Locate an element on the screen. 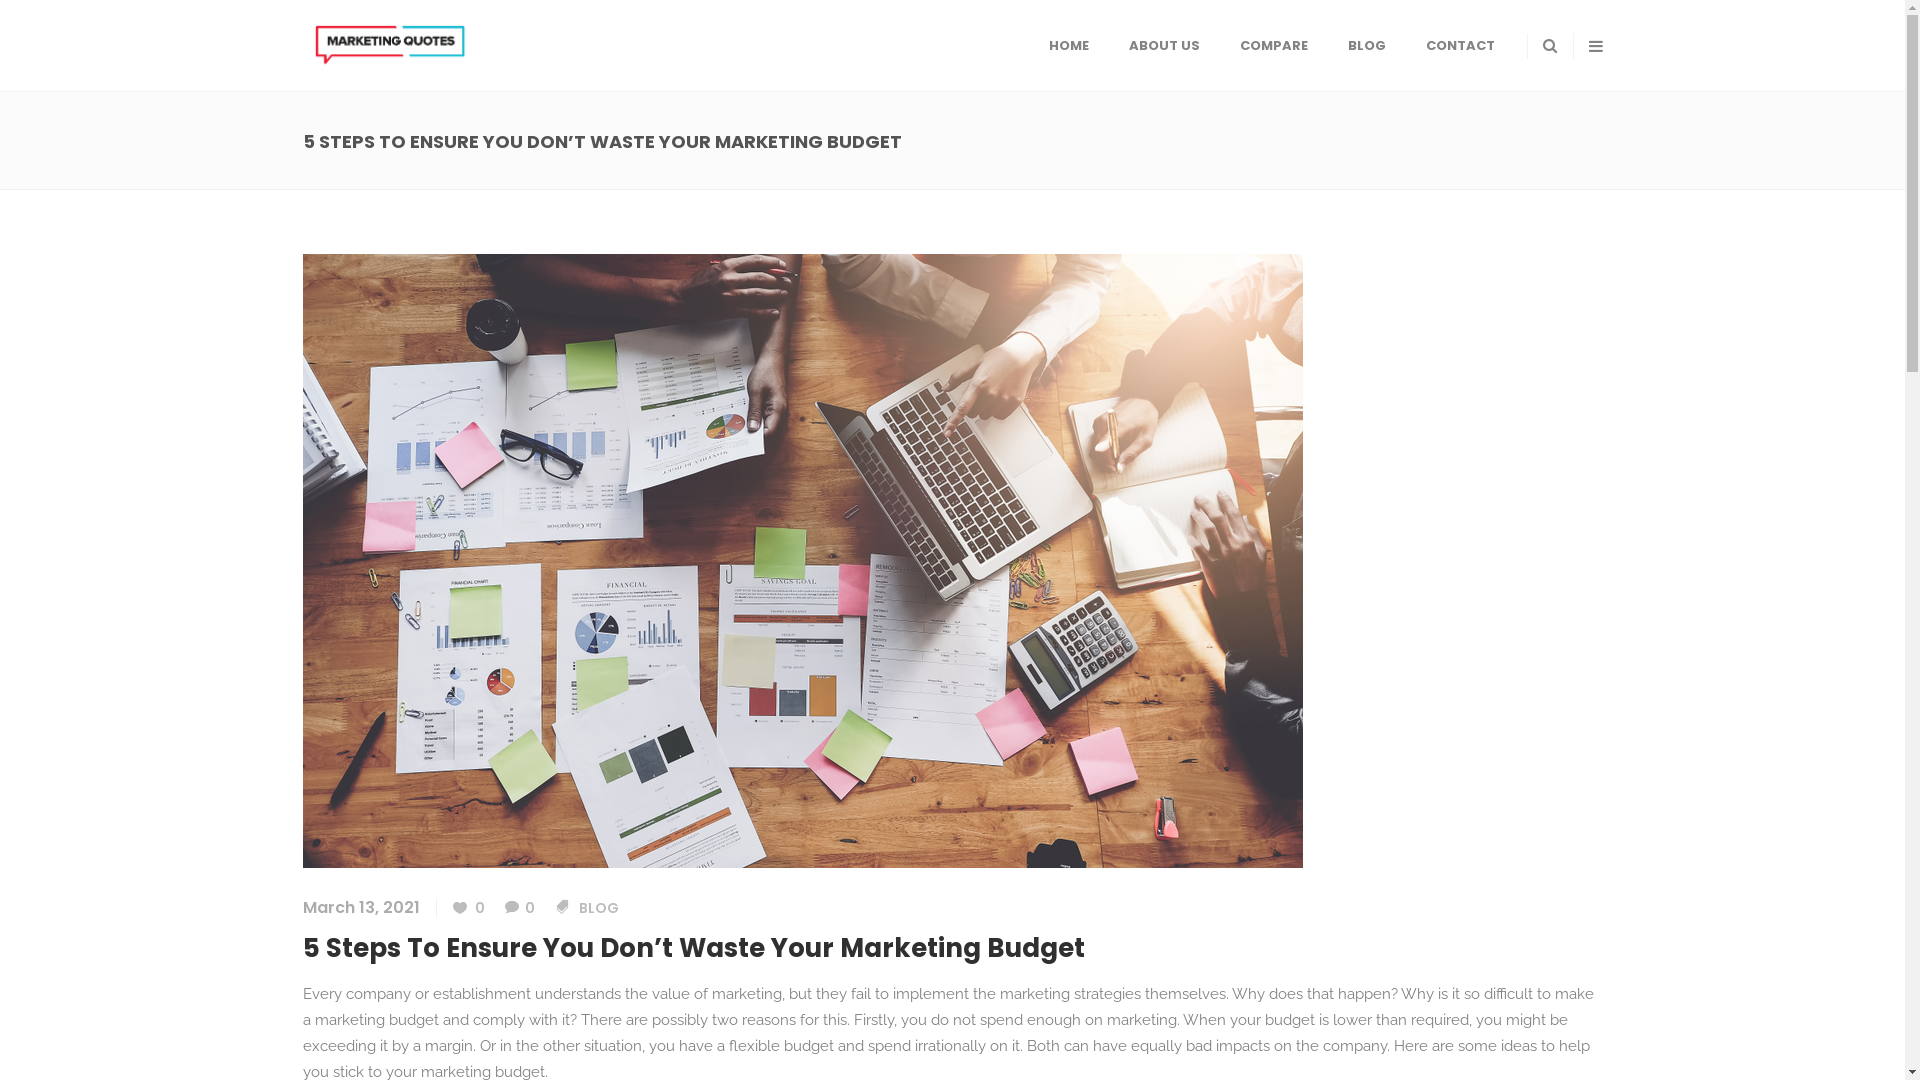 This screenshot has height=1080, width=1920. 'BLOG' is located at coordinates (1366, 45).